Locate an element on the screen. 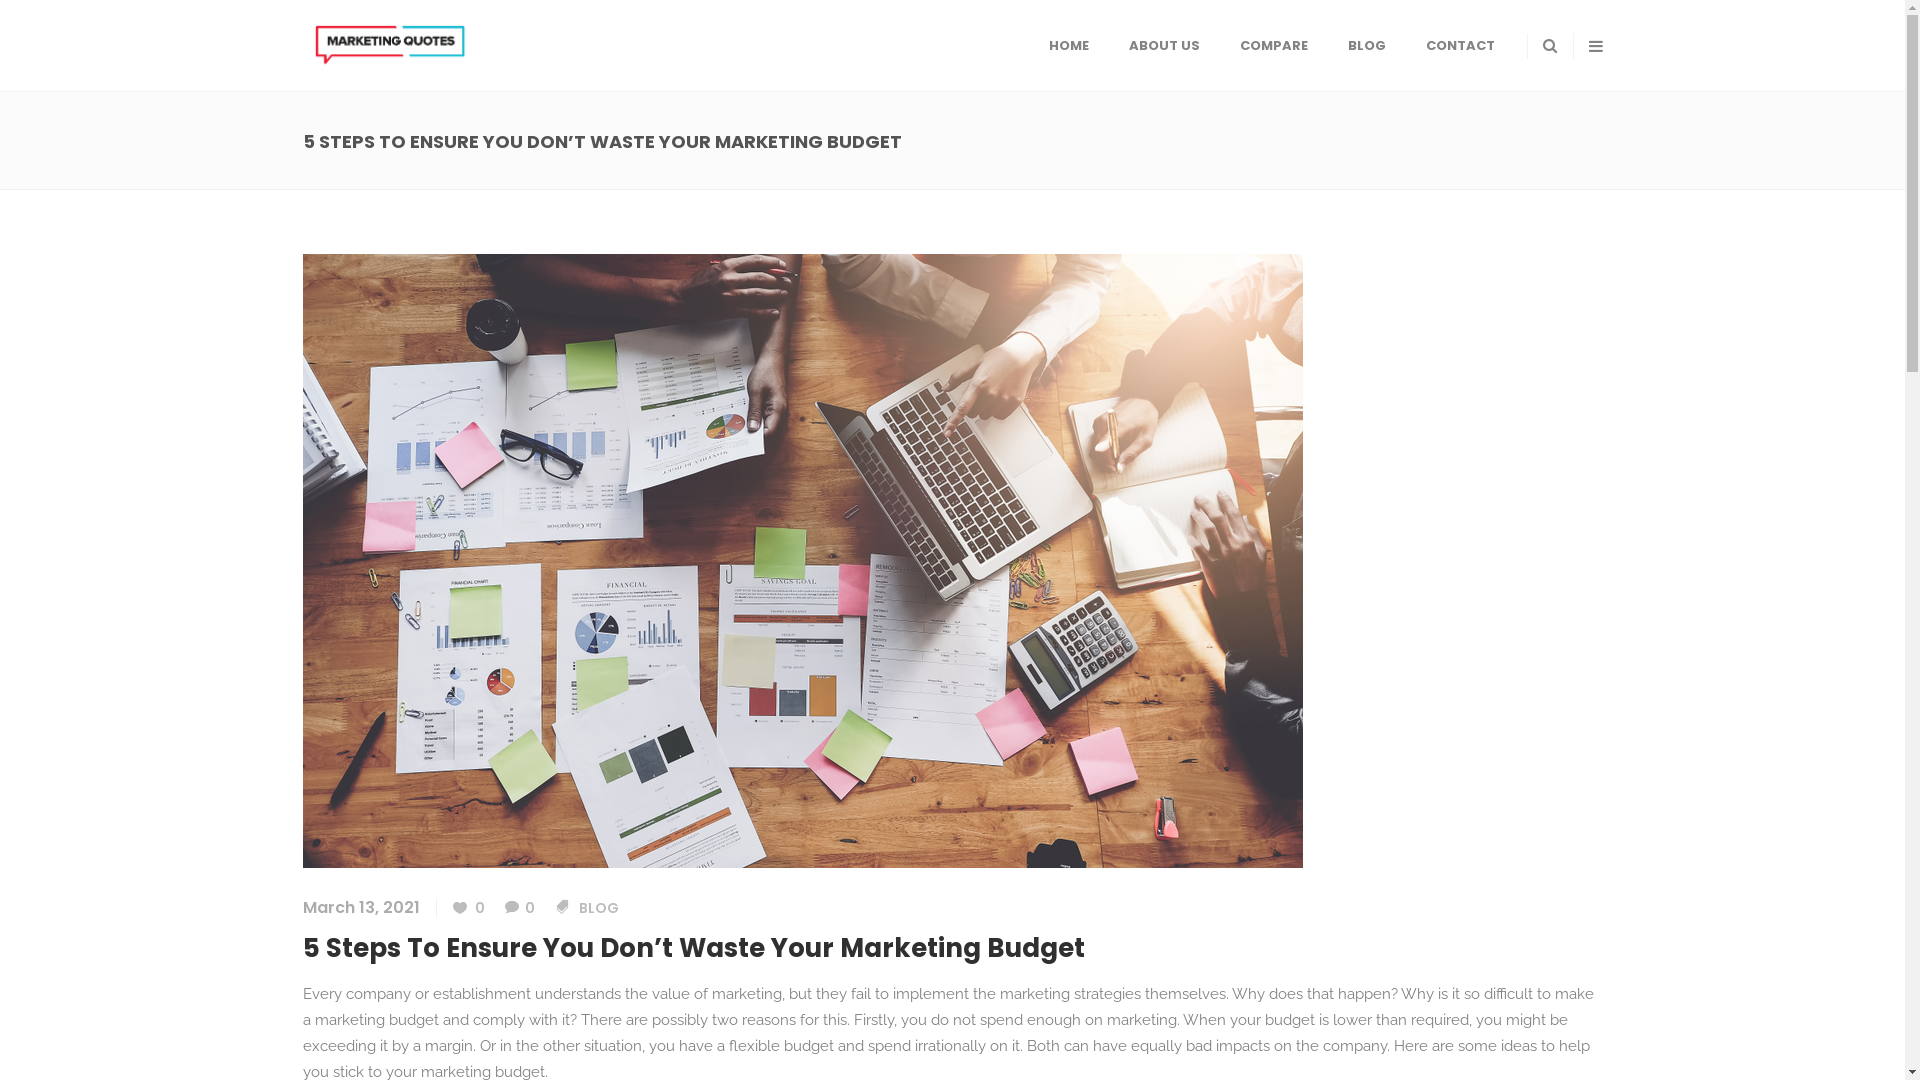 This screenshot has height=1080, width=1920. 'BLOG' is located at coordinates (1366, 45).